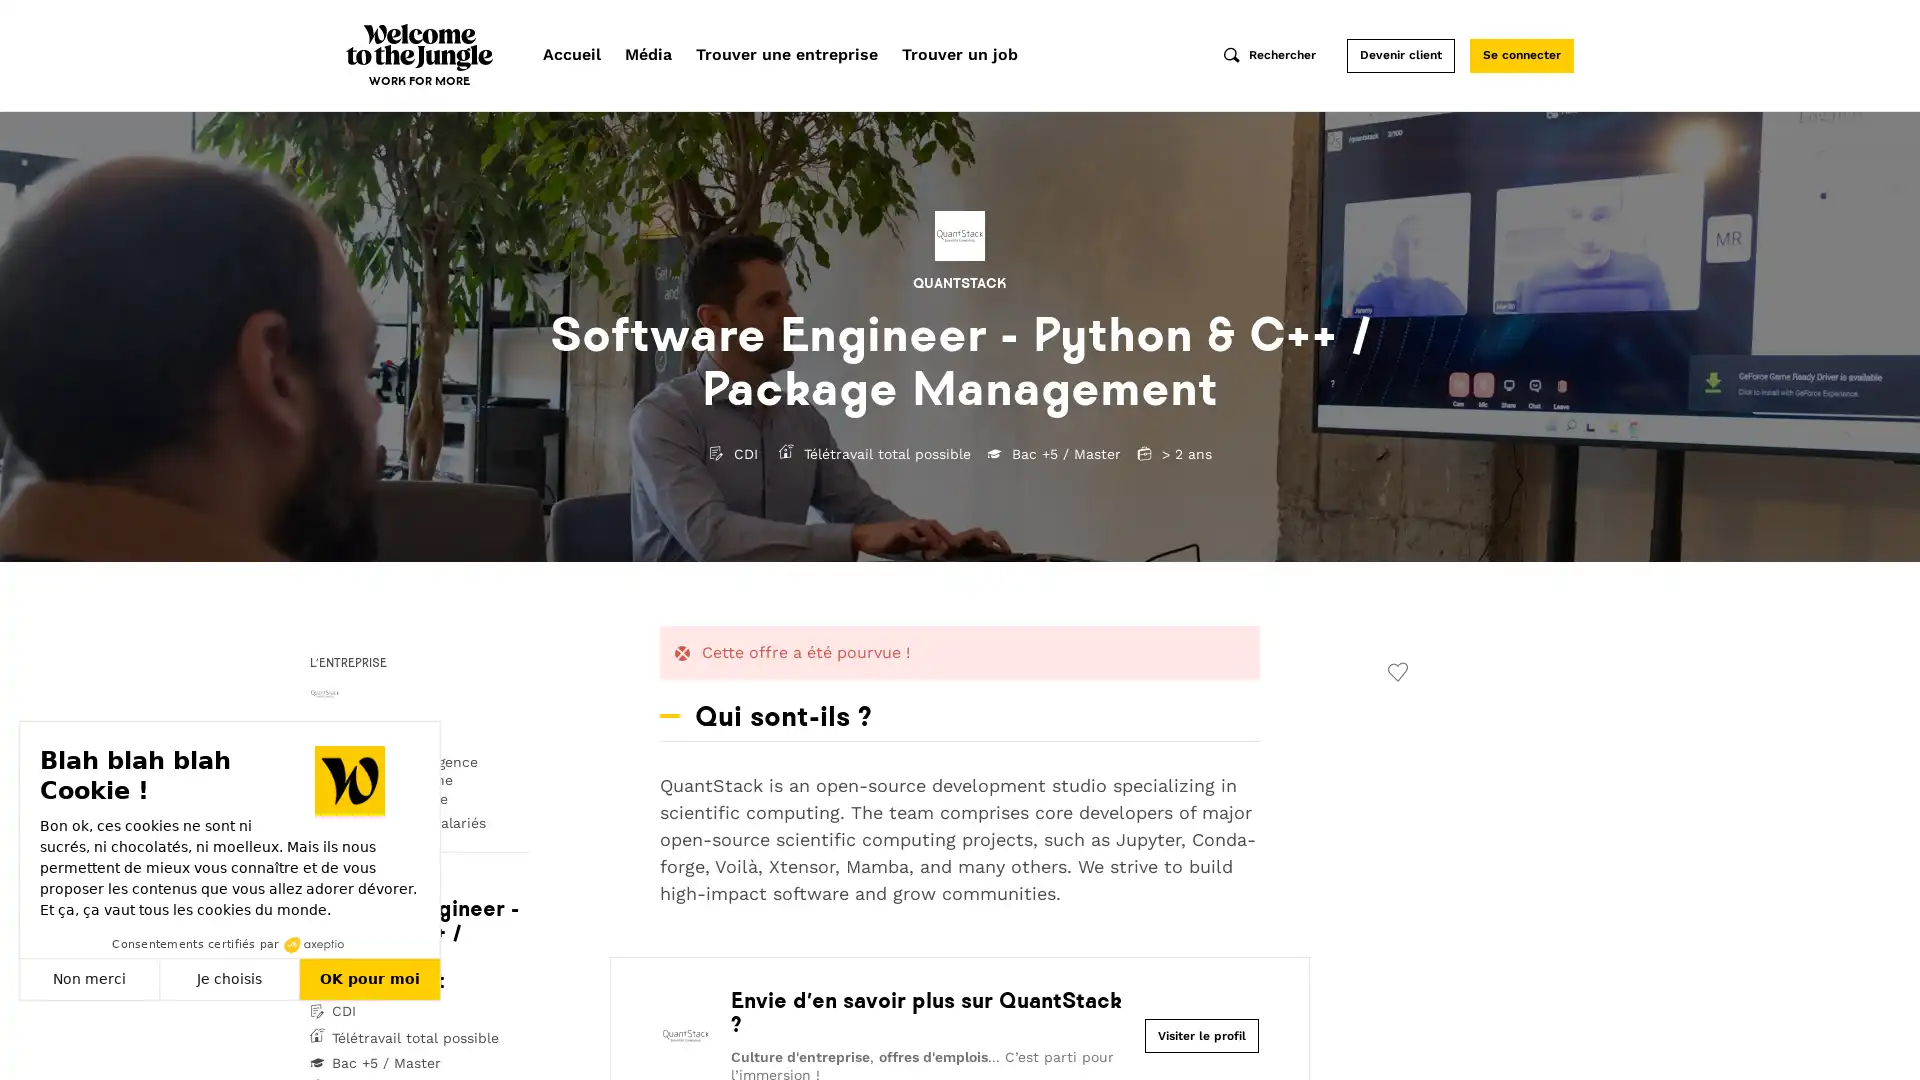  What do you see at coordinates (369, 978) in the screenshot?
I see `OK pour moi` at bounding box center [369, 978].